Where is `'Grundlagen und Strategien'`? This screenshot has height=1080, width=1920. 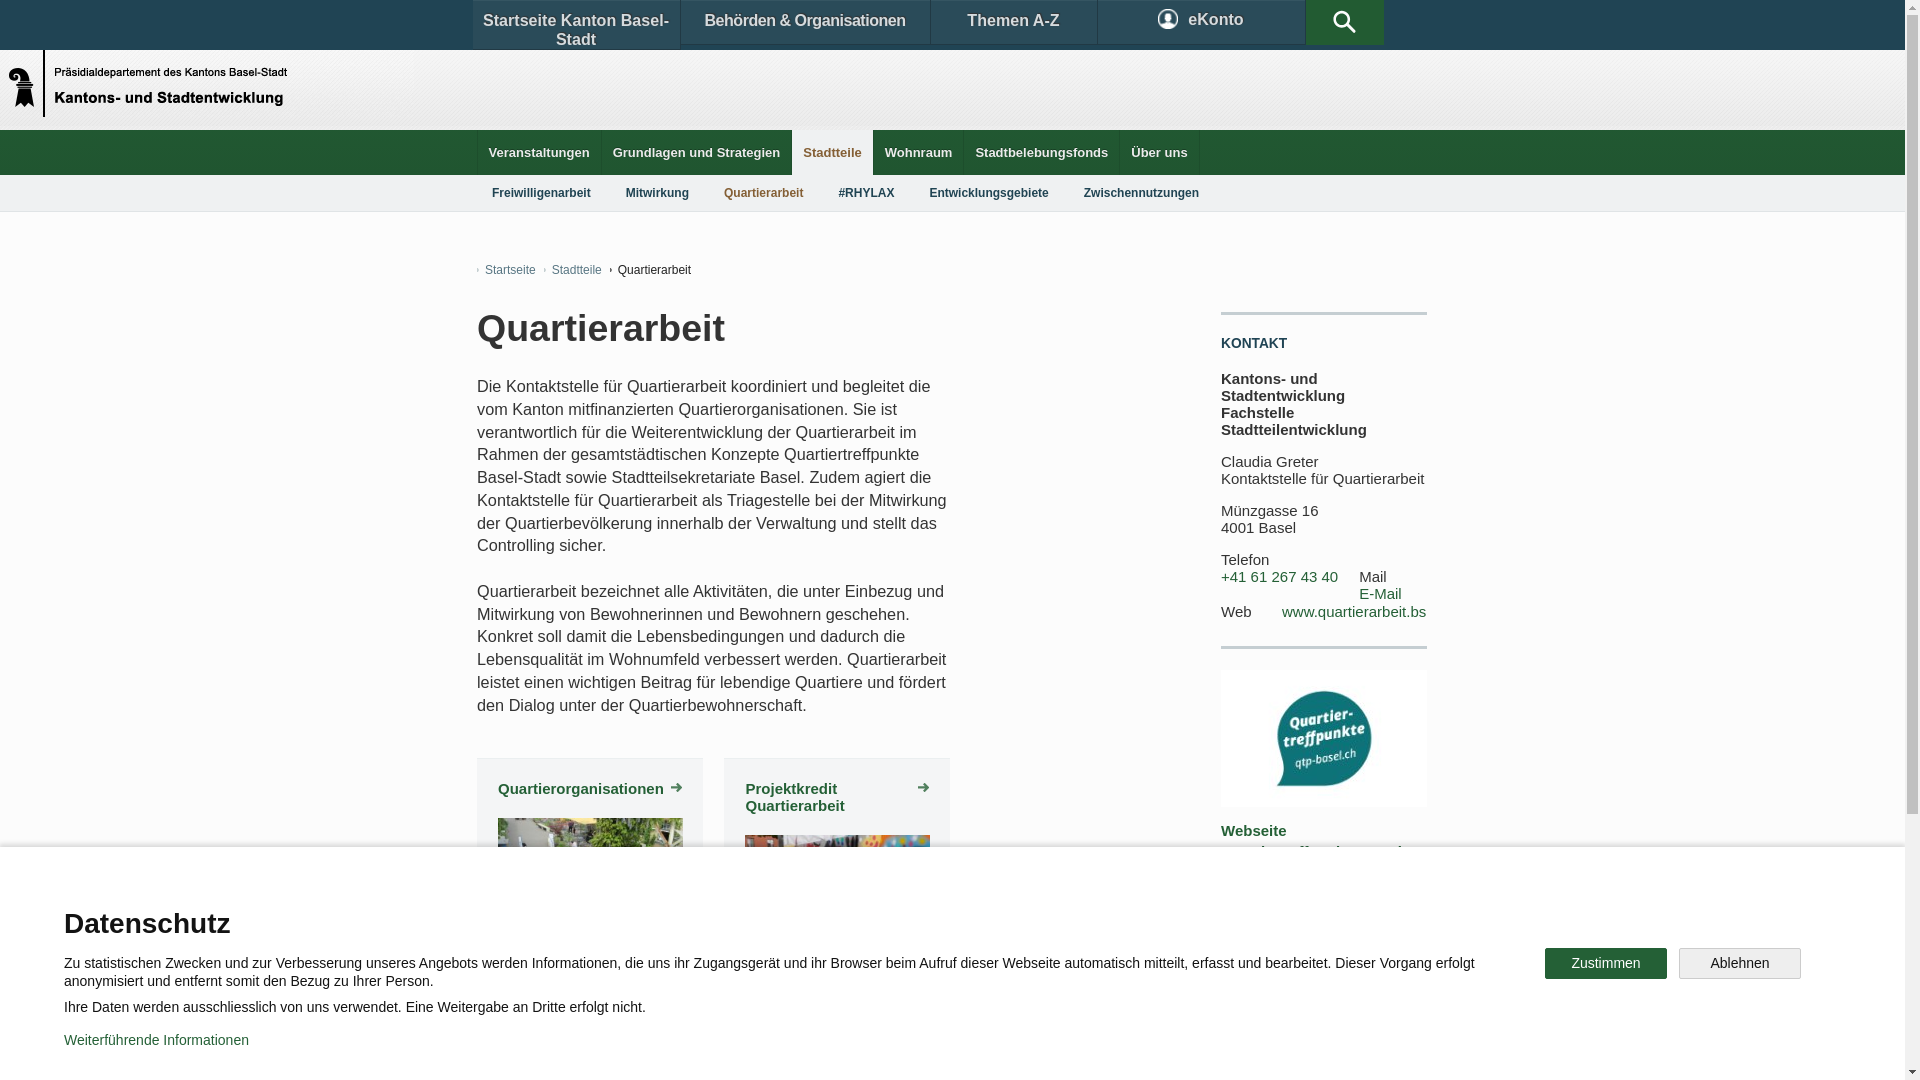 'Grundlagen und Strategien' is located at coordinates (696, 151).